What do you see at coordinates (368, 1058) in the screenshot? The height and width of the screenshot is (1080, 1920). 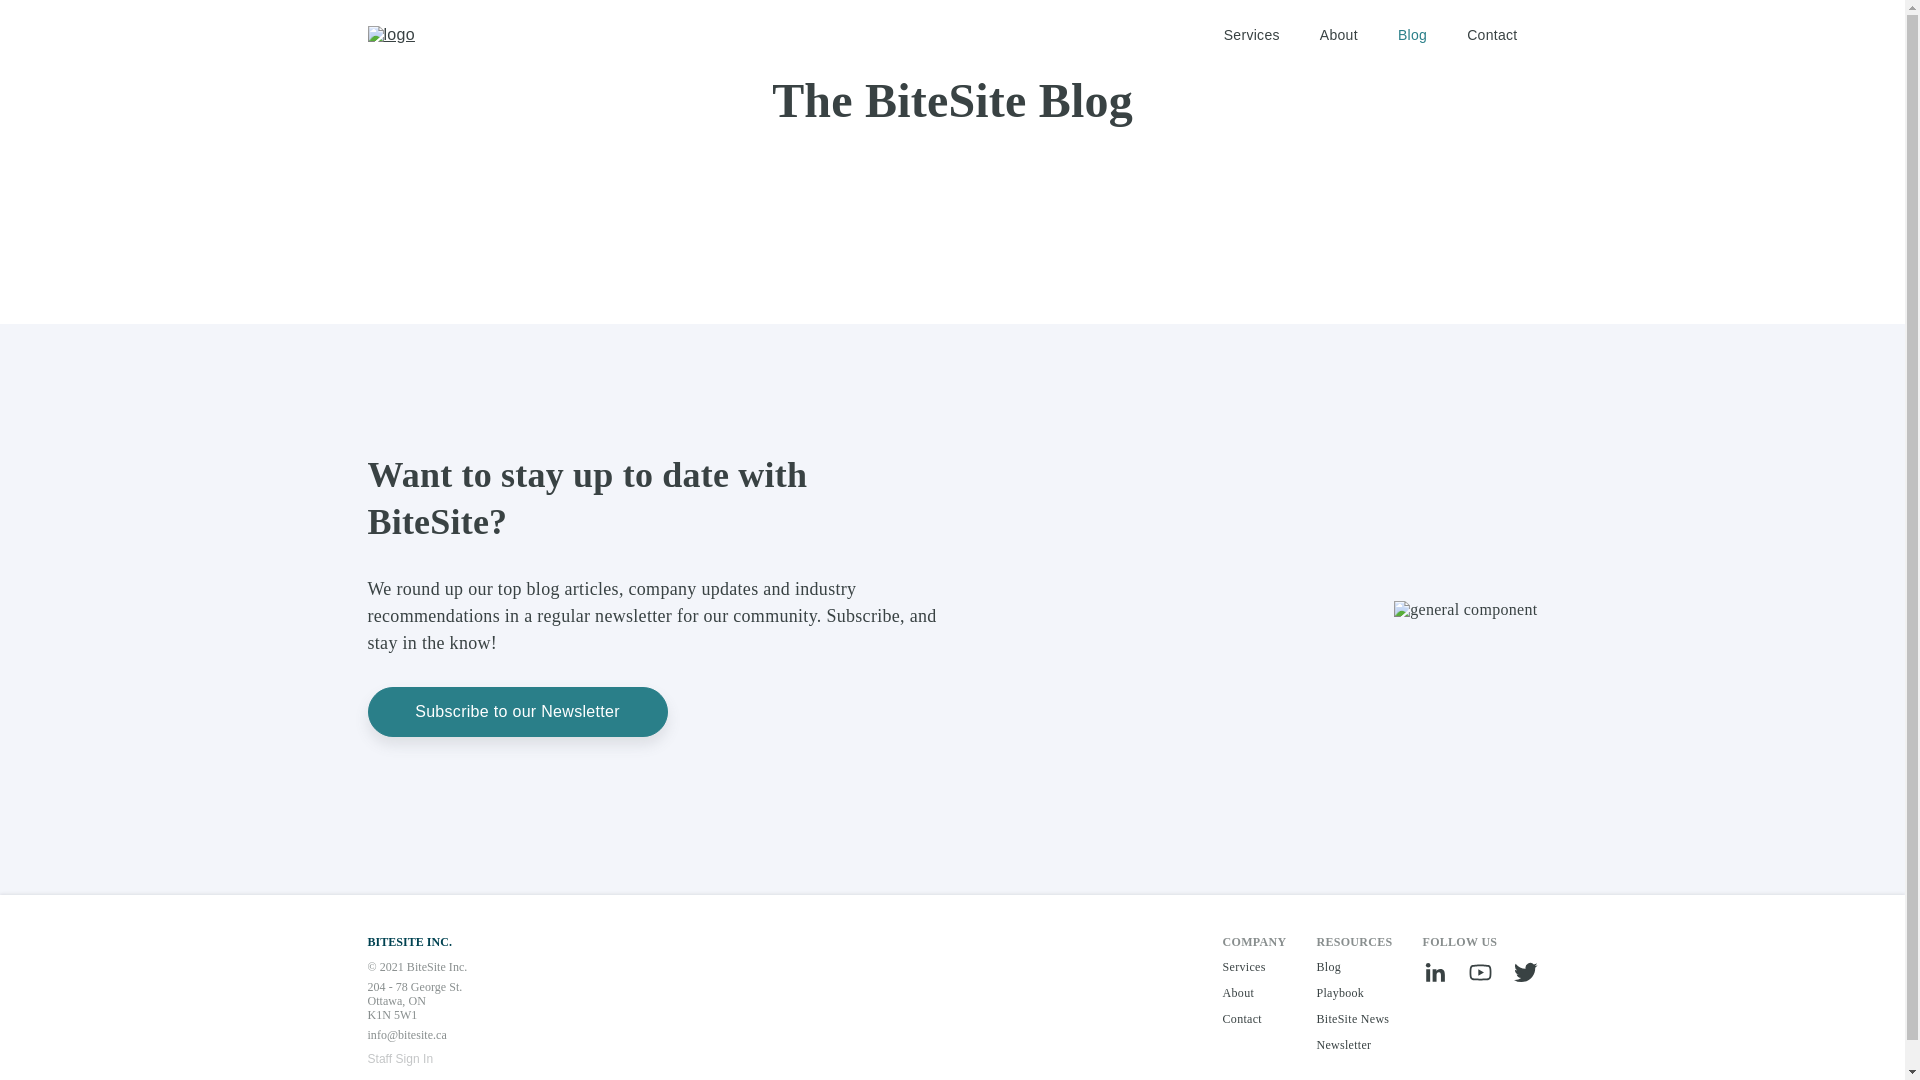 I see `'Staff Sign In'` at bounding box center [368, 1058].